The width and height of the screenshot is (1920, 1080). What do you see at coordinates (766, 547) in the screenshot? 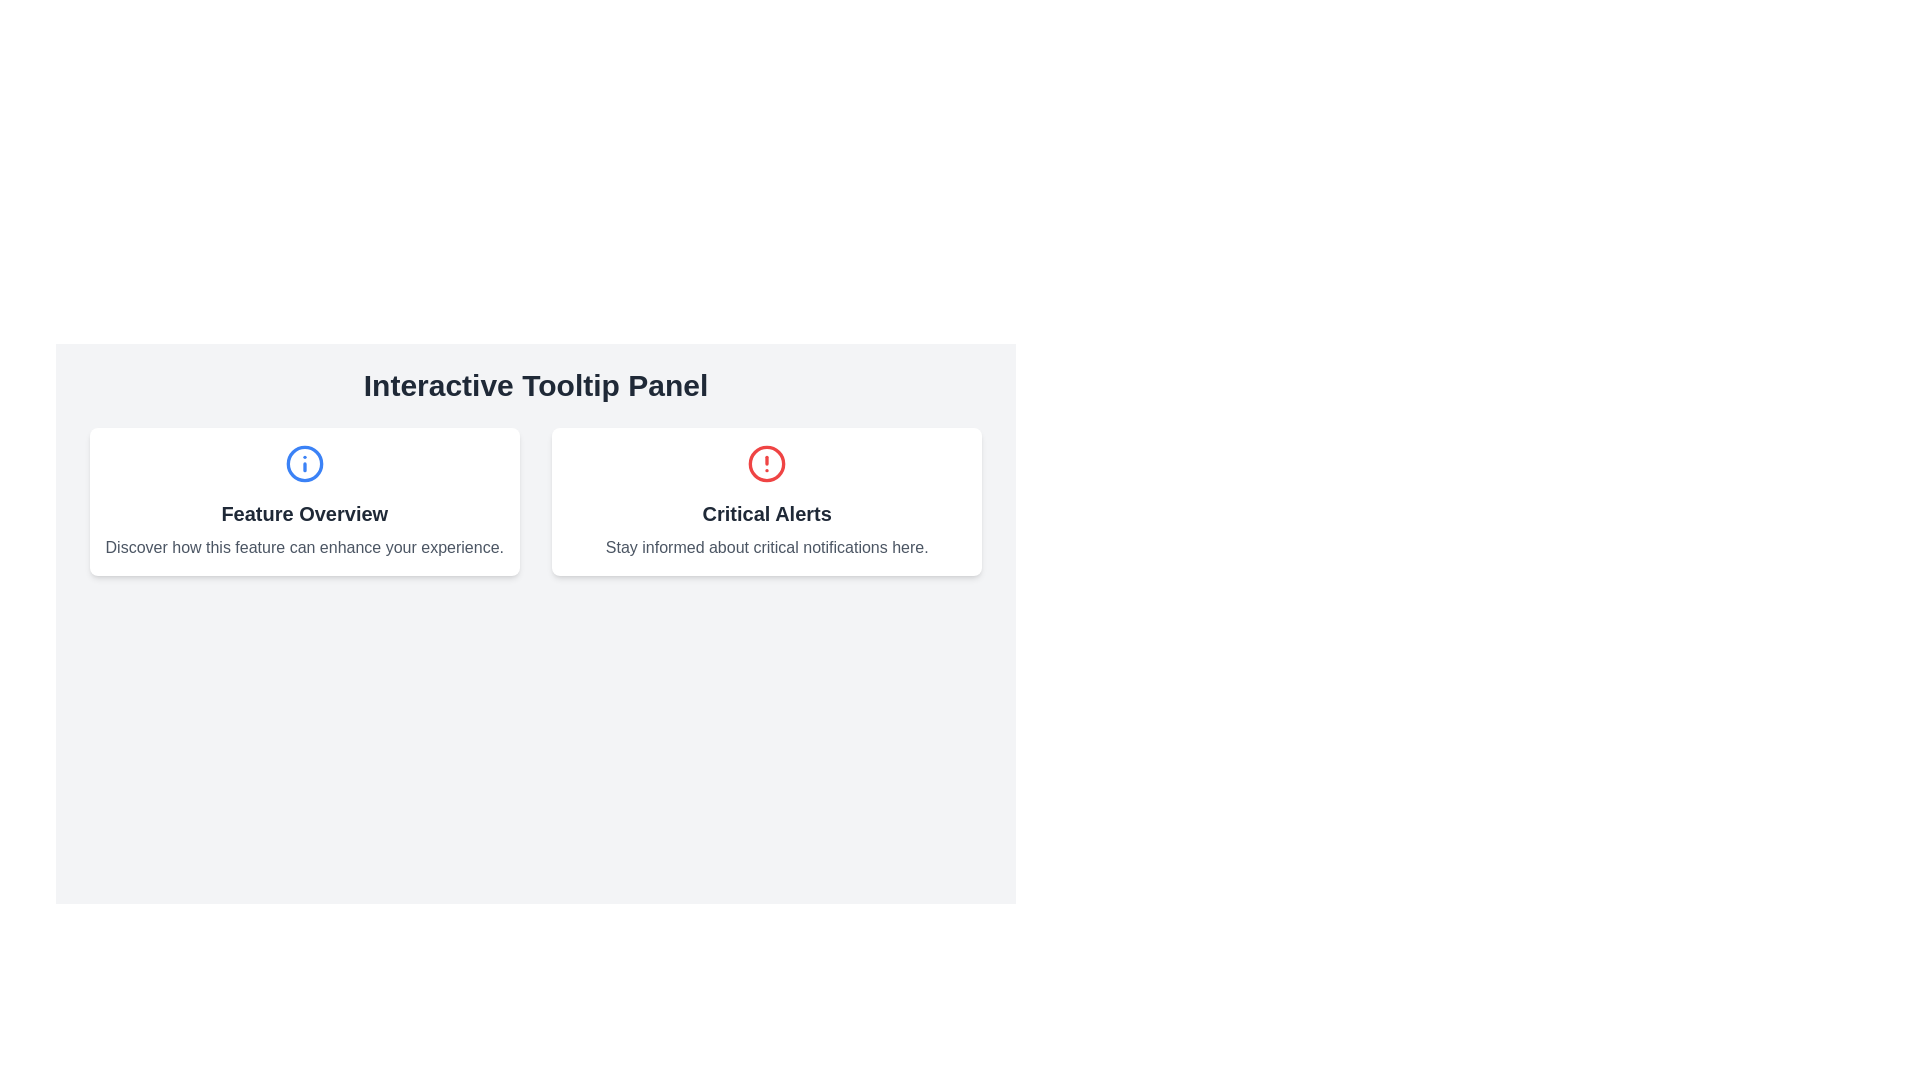
I see `the text label displaying the message 'Stay informed about critical notifications here.' which is positioned below the heading 'Critical Alerts' within a notification card` at bounding box center [766, 547].